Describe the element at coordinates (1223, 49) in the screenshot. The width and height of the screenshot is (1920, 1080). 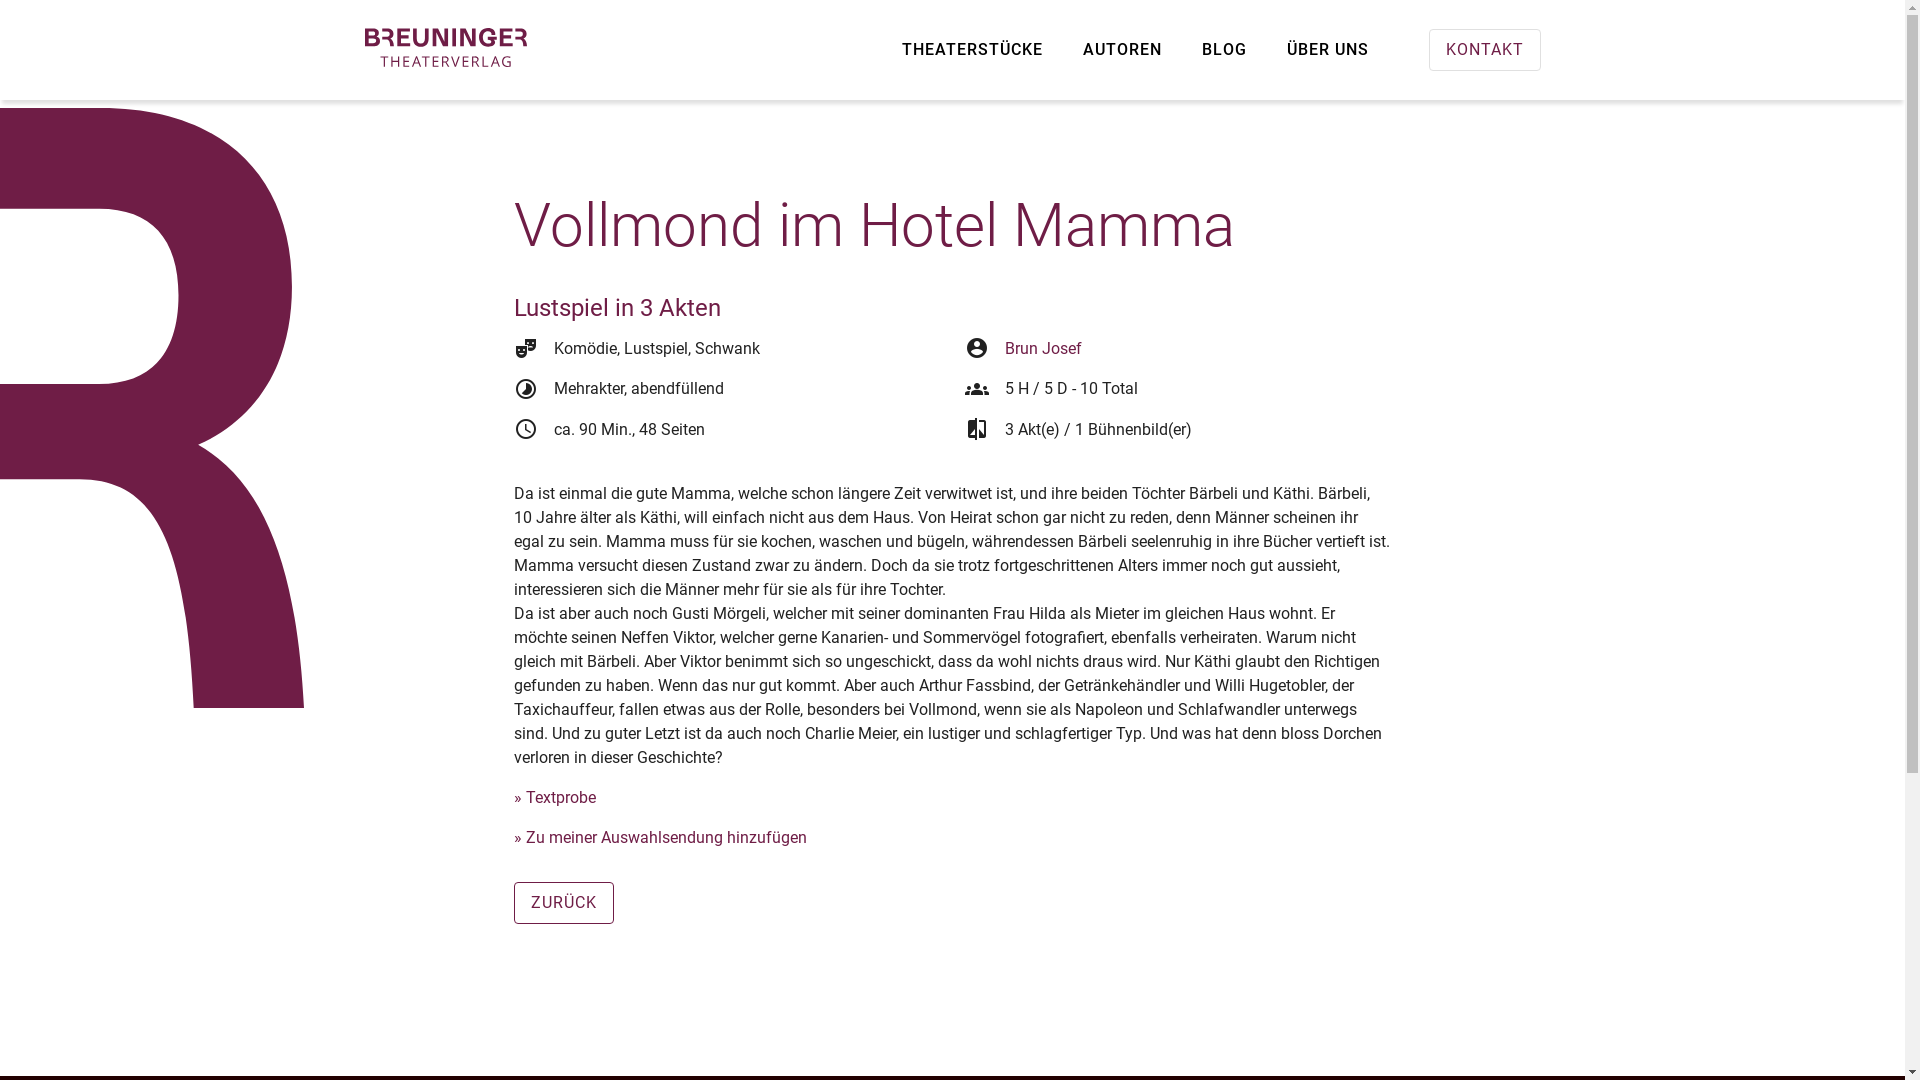
I see `'BLOG'` at that location.